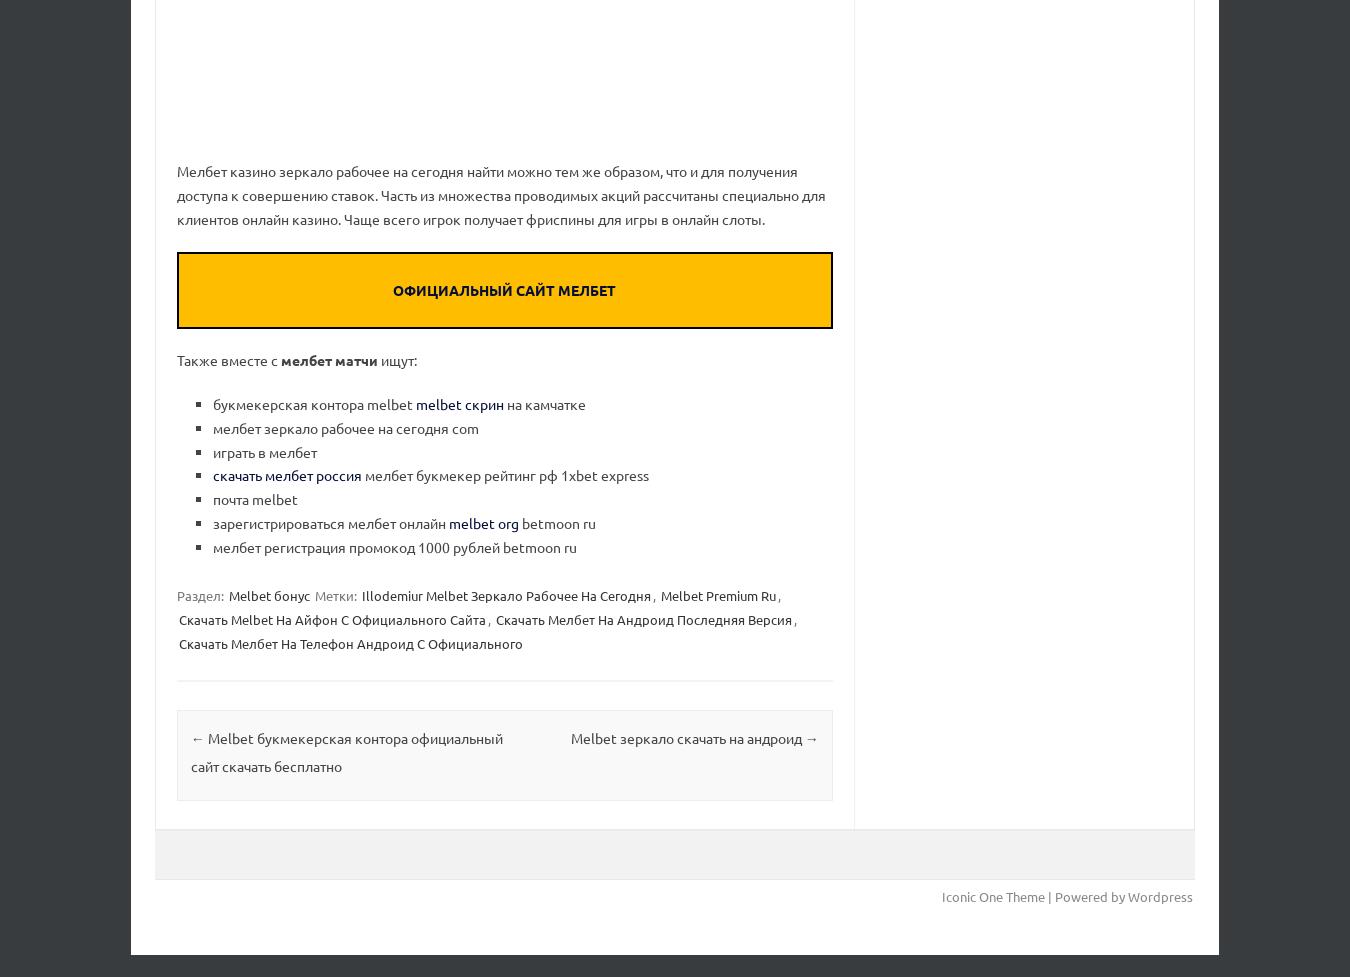  Describe the element at coordinates (569, 737) in the screenshot. I see `'Melbet зеркало скачать на андроид'` at that location.